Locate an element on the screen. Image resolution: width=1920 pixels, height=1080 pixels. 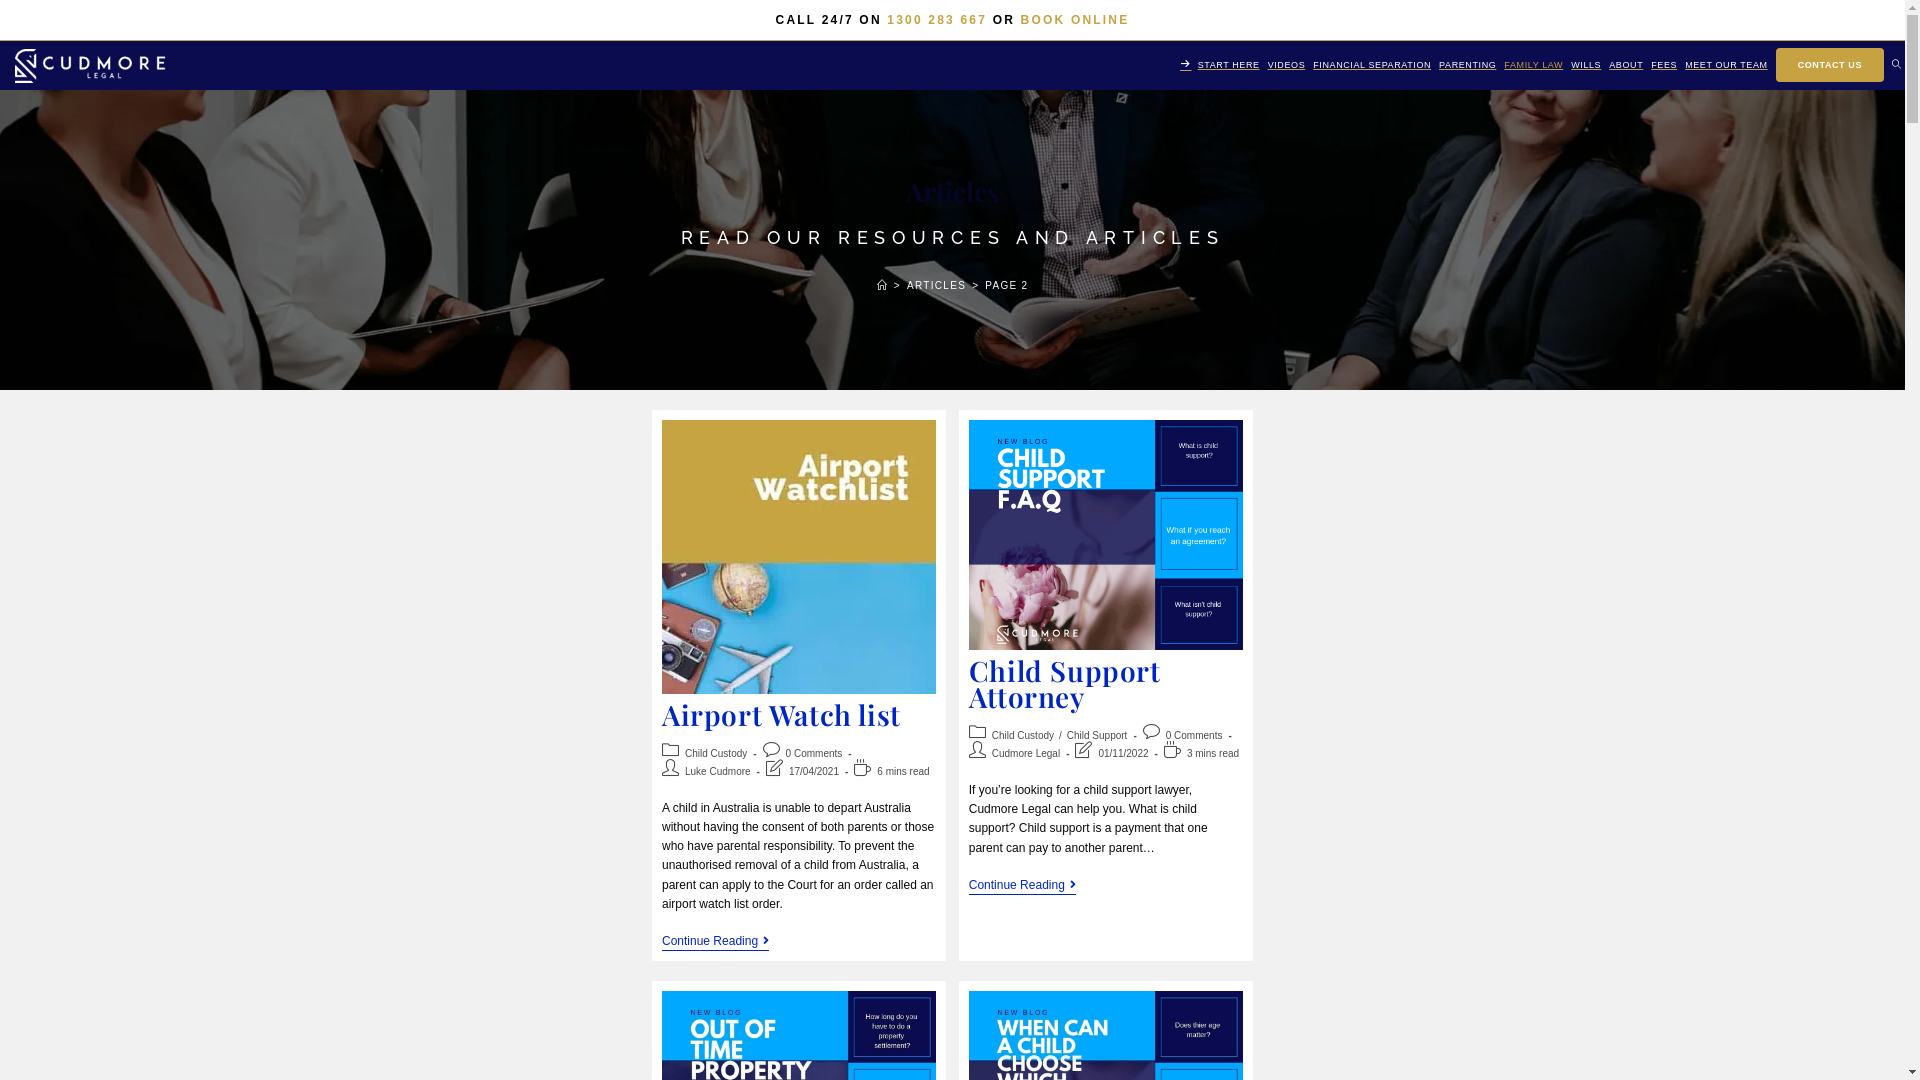
'Airport Watch list' is located at coordinates (780, 713).